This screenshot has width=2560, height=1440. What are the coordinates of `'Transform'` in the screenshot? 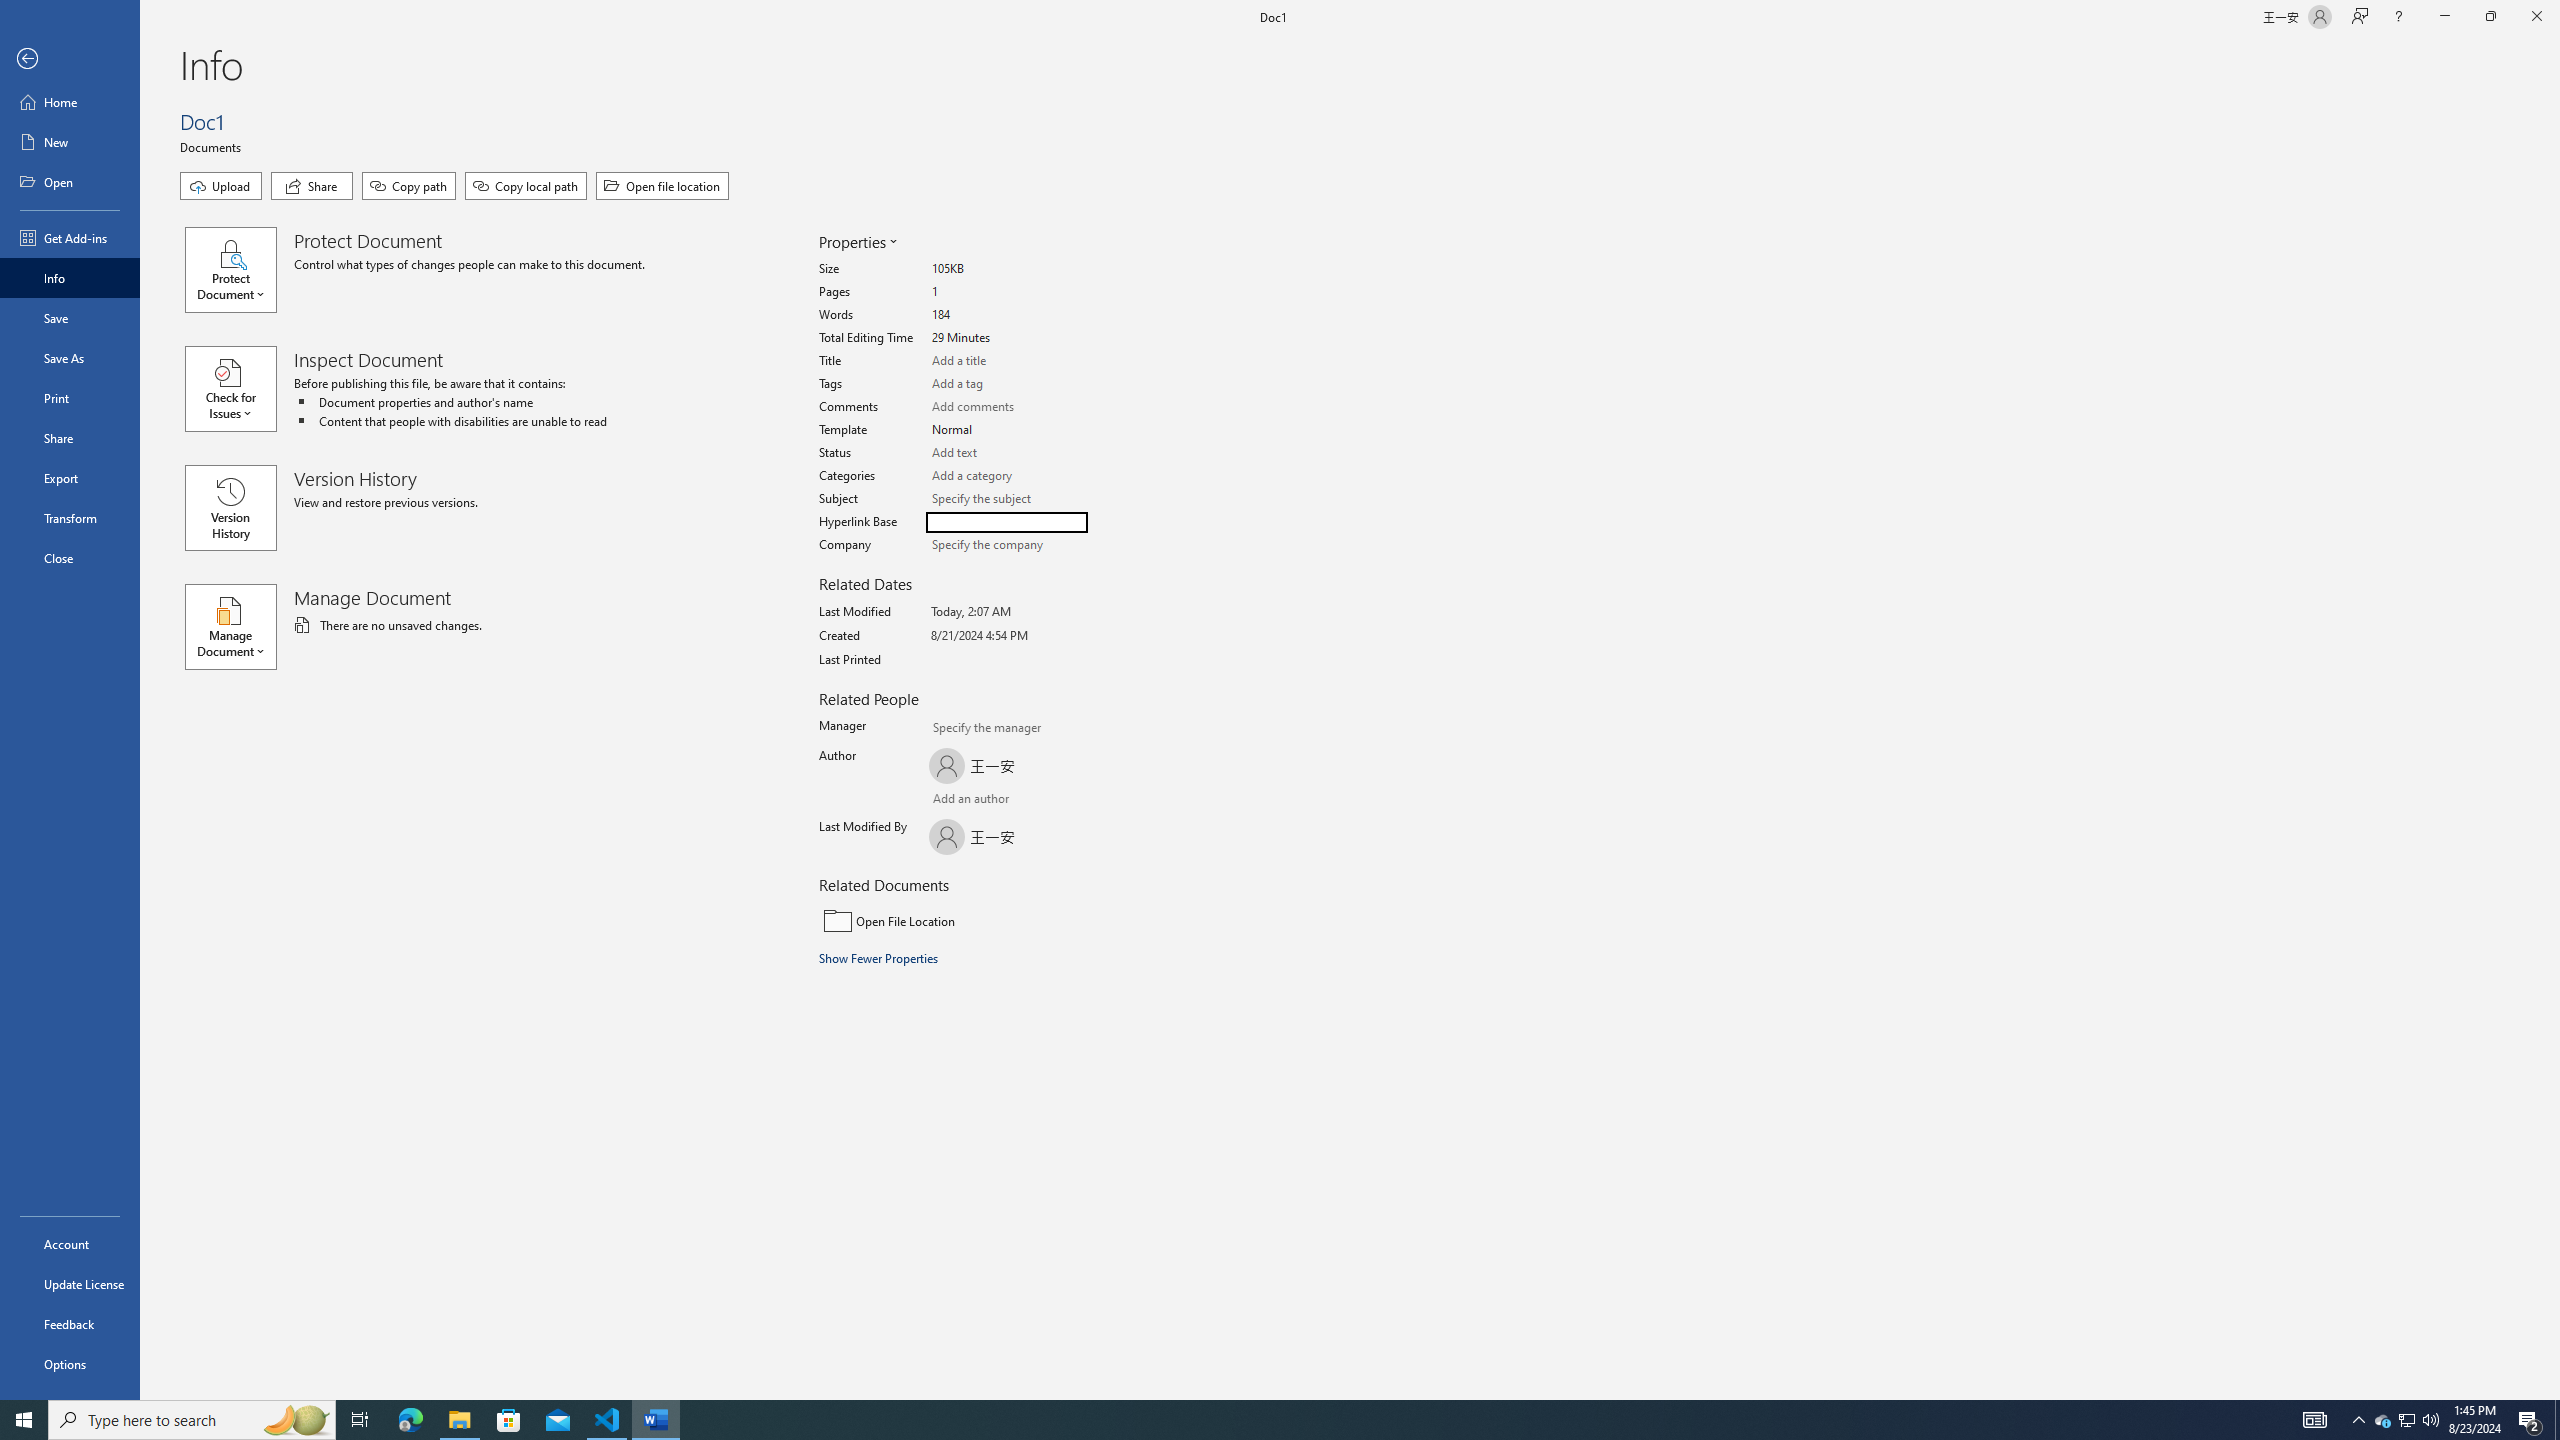 It's located at (69, 517).